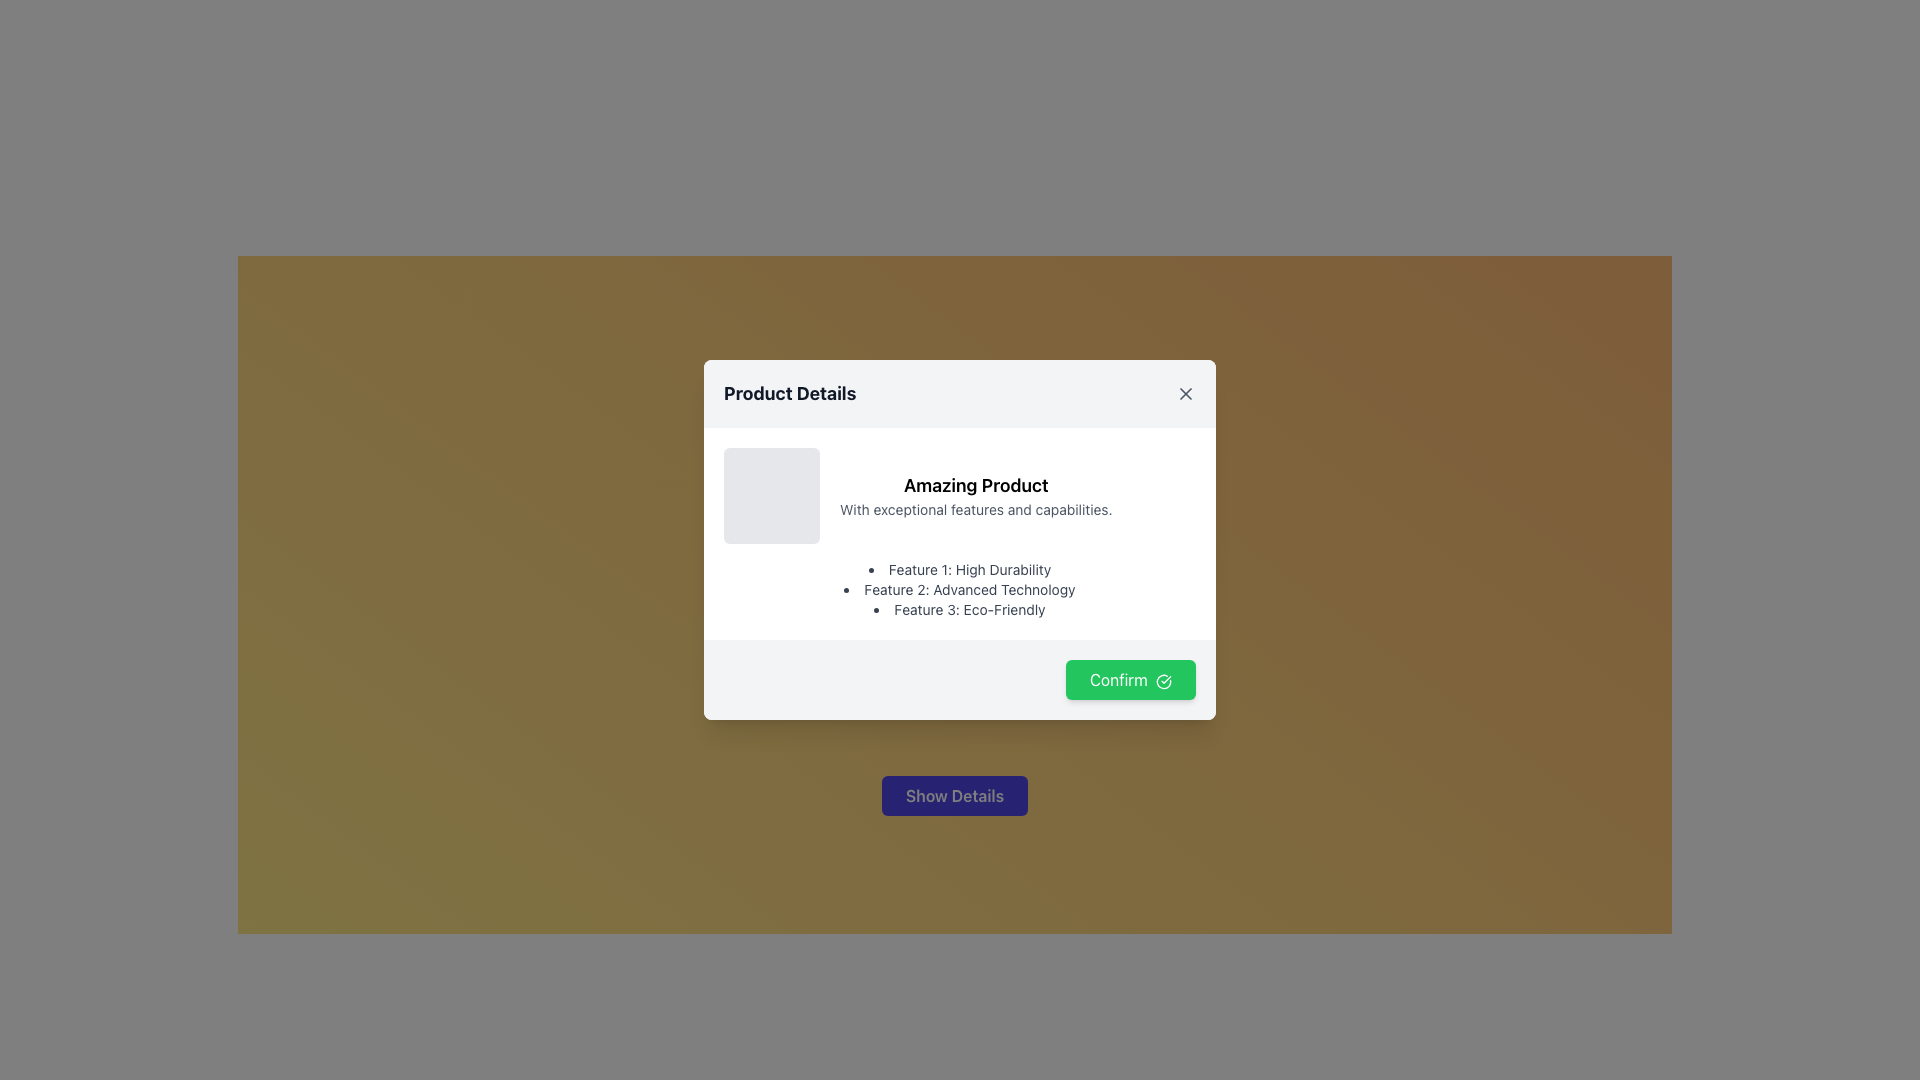  What do you see at coordinates (960, 540) in the screenshot?
I see `the 'Product Details' modal dialog box` at bounding box center [960, 540].